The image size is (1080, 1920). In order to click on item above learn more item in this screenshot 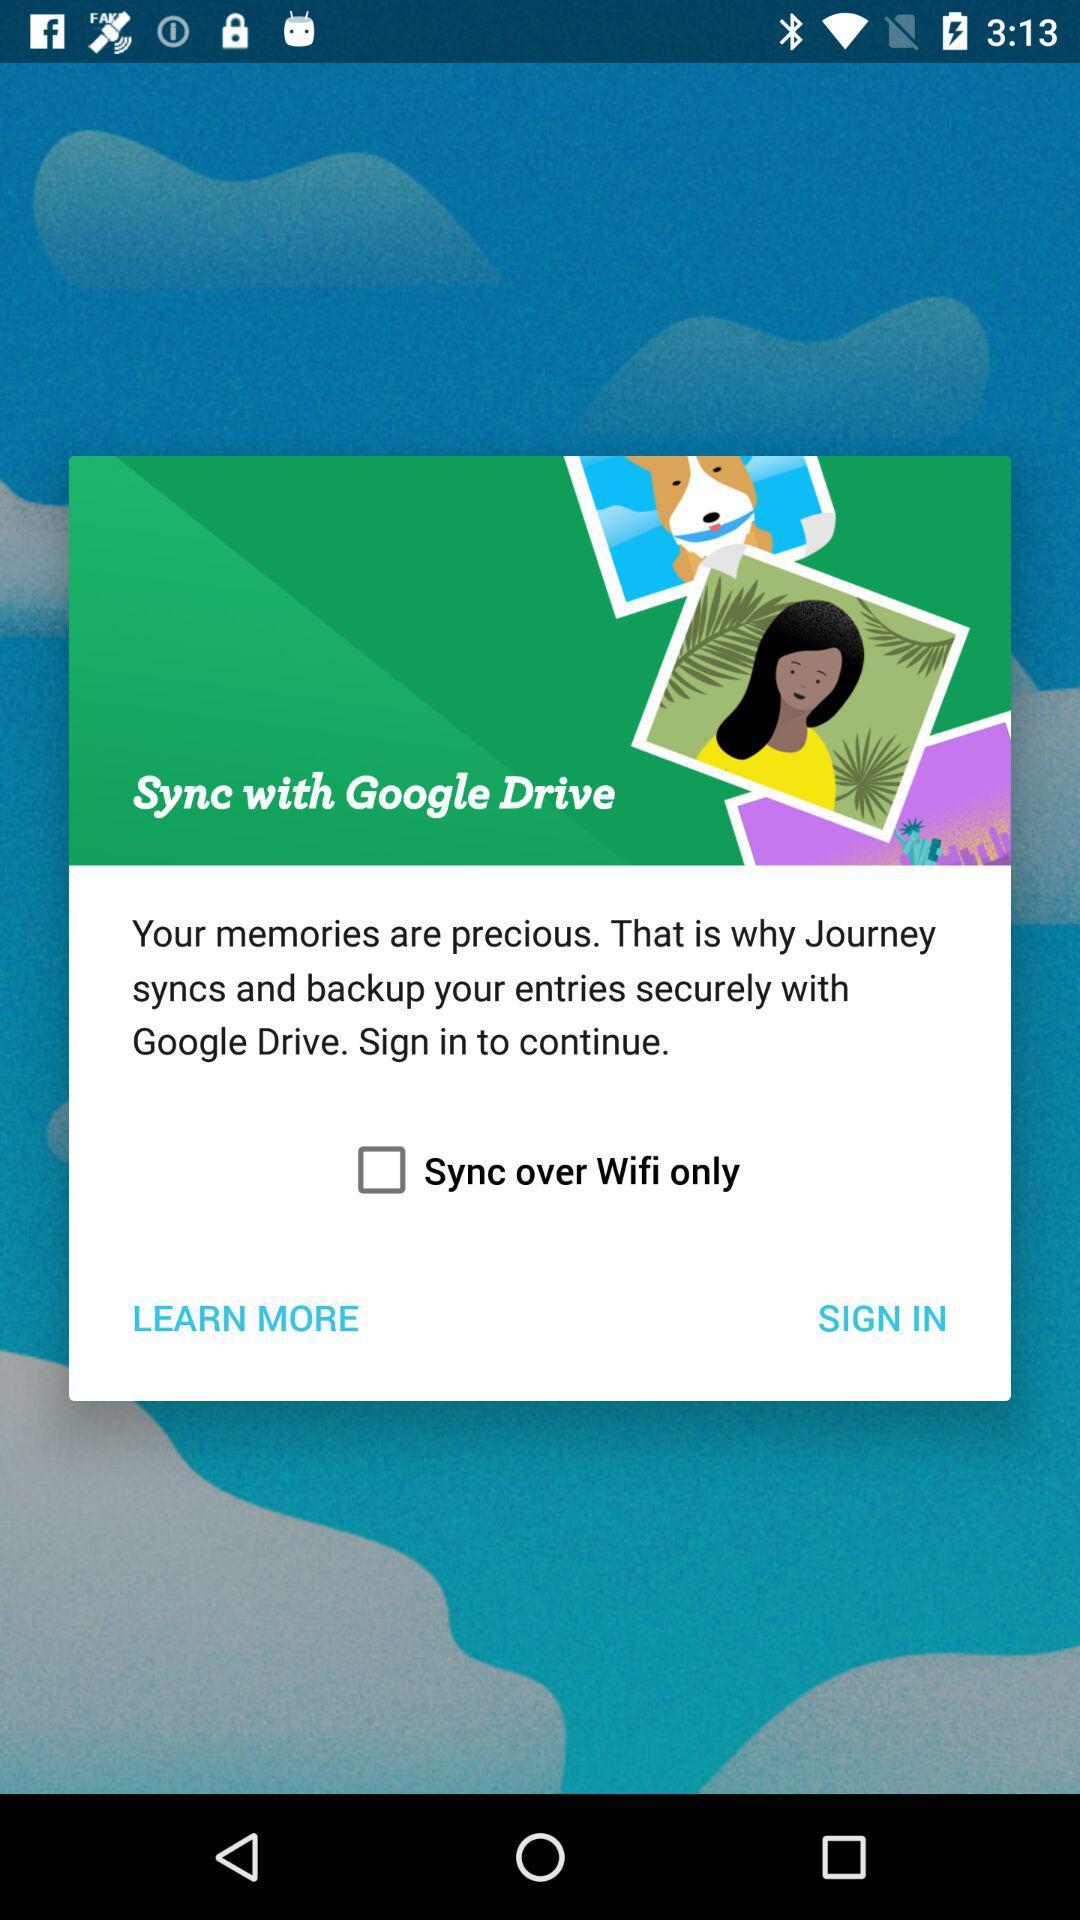, I will do `click(540, 1170)`.